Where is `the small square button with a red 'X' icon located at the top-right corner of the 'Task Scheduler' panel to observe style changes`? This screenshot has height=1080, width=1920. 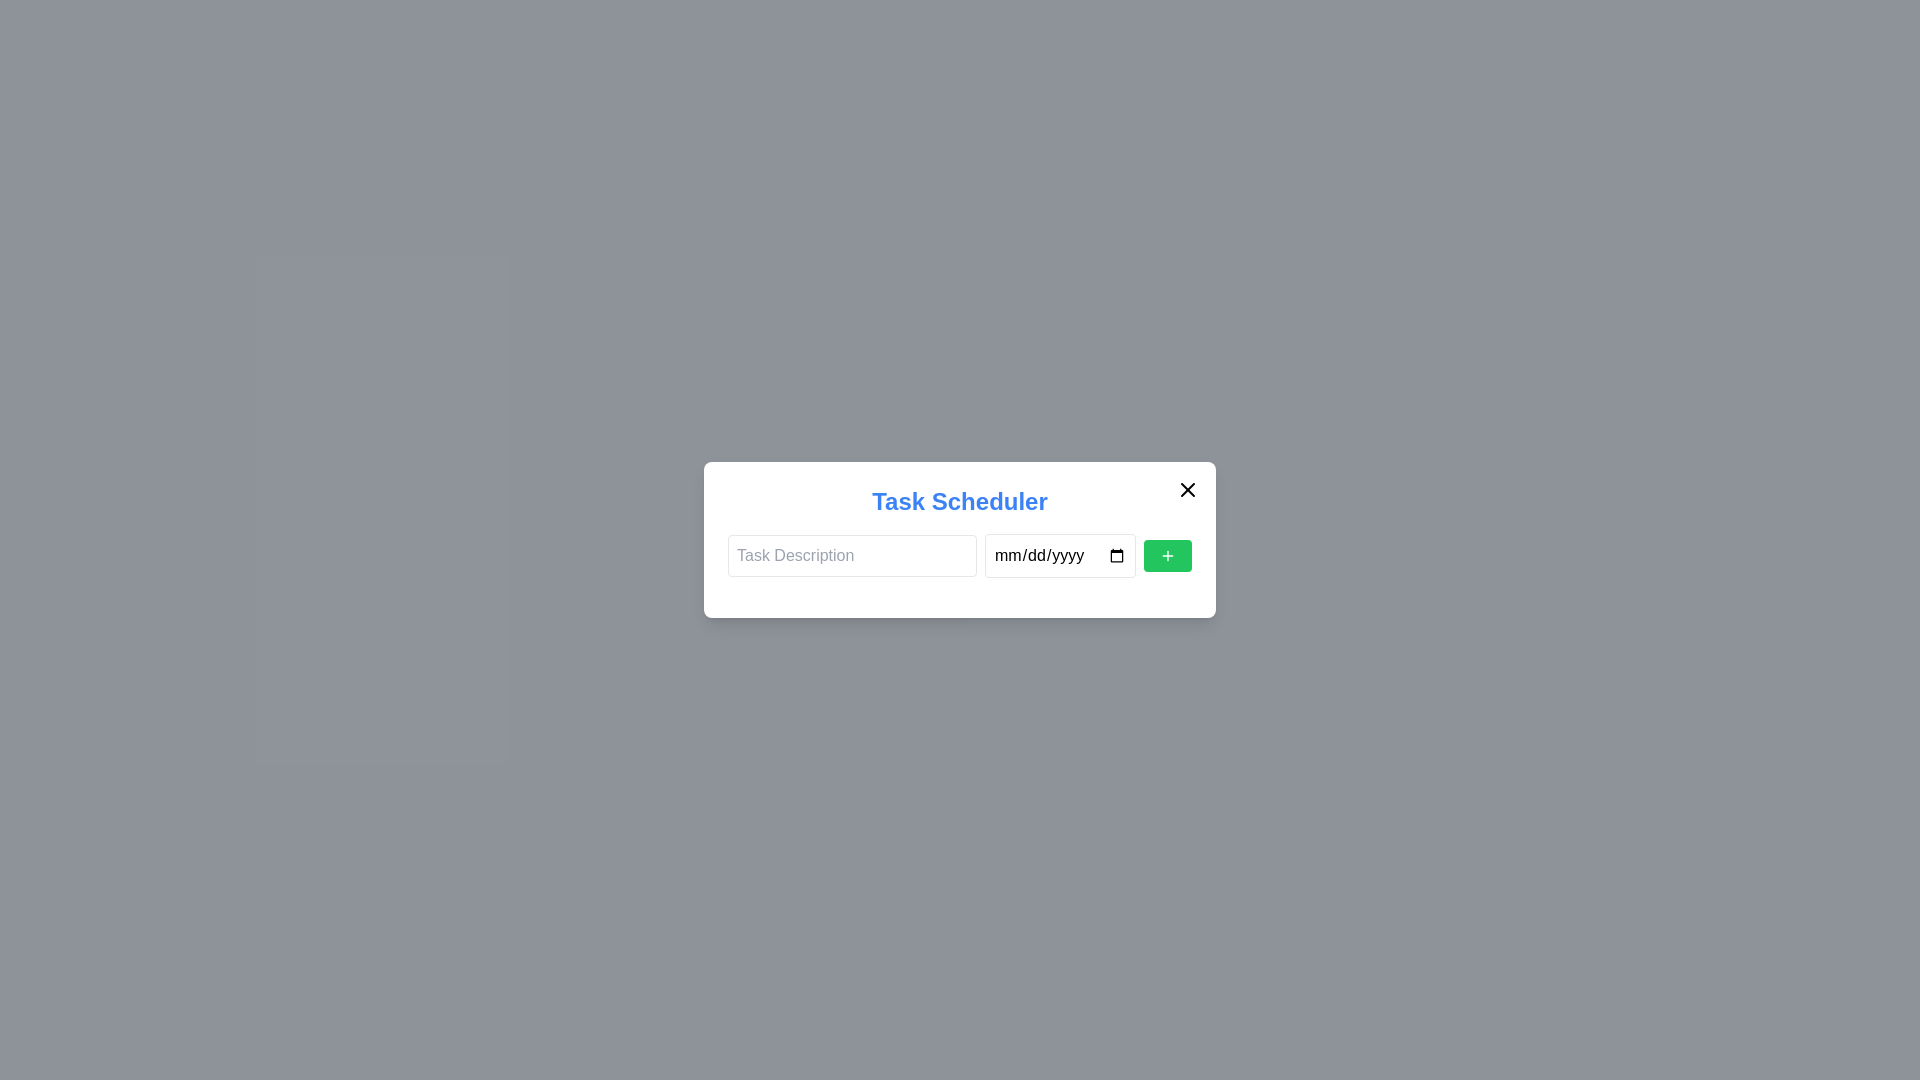
the small square button with a red 'X' icon located at the top-right corner of the 'Task Scheduler' panel to observe style changes is located at coordinates (1188, 489).